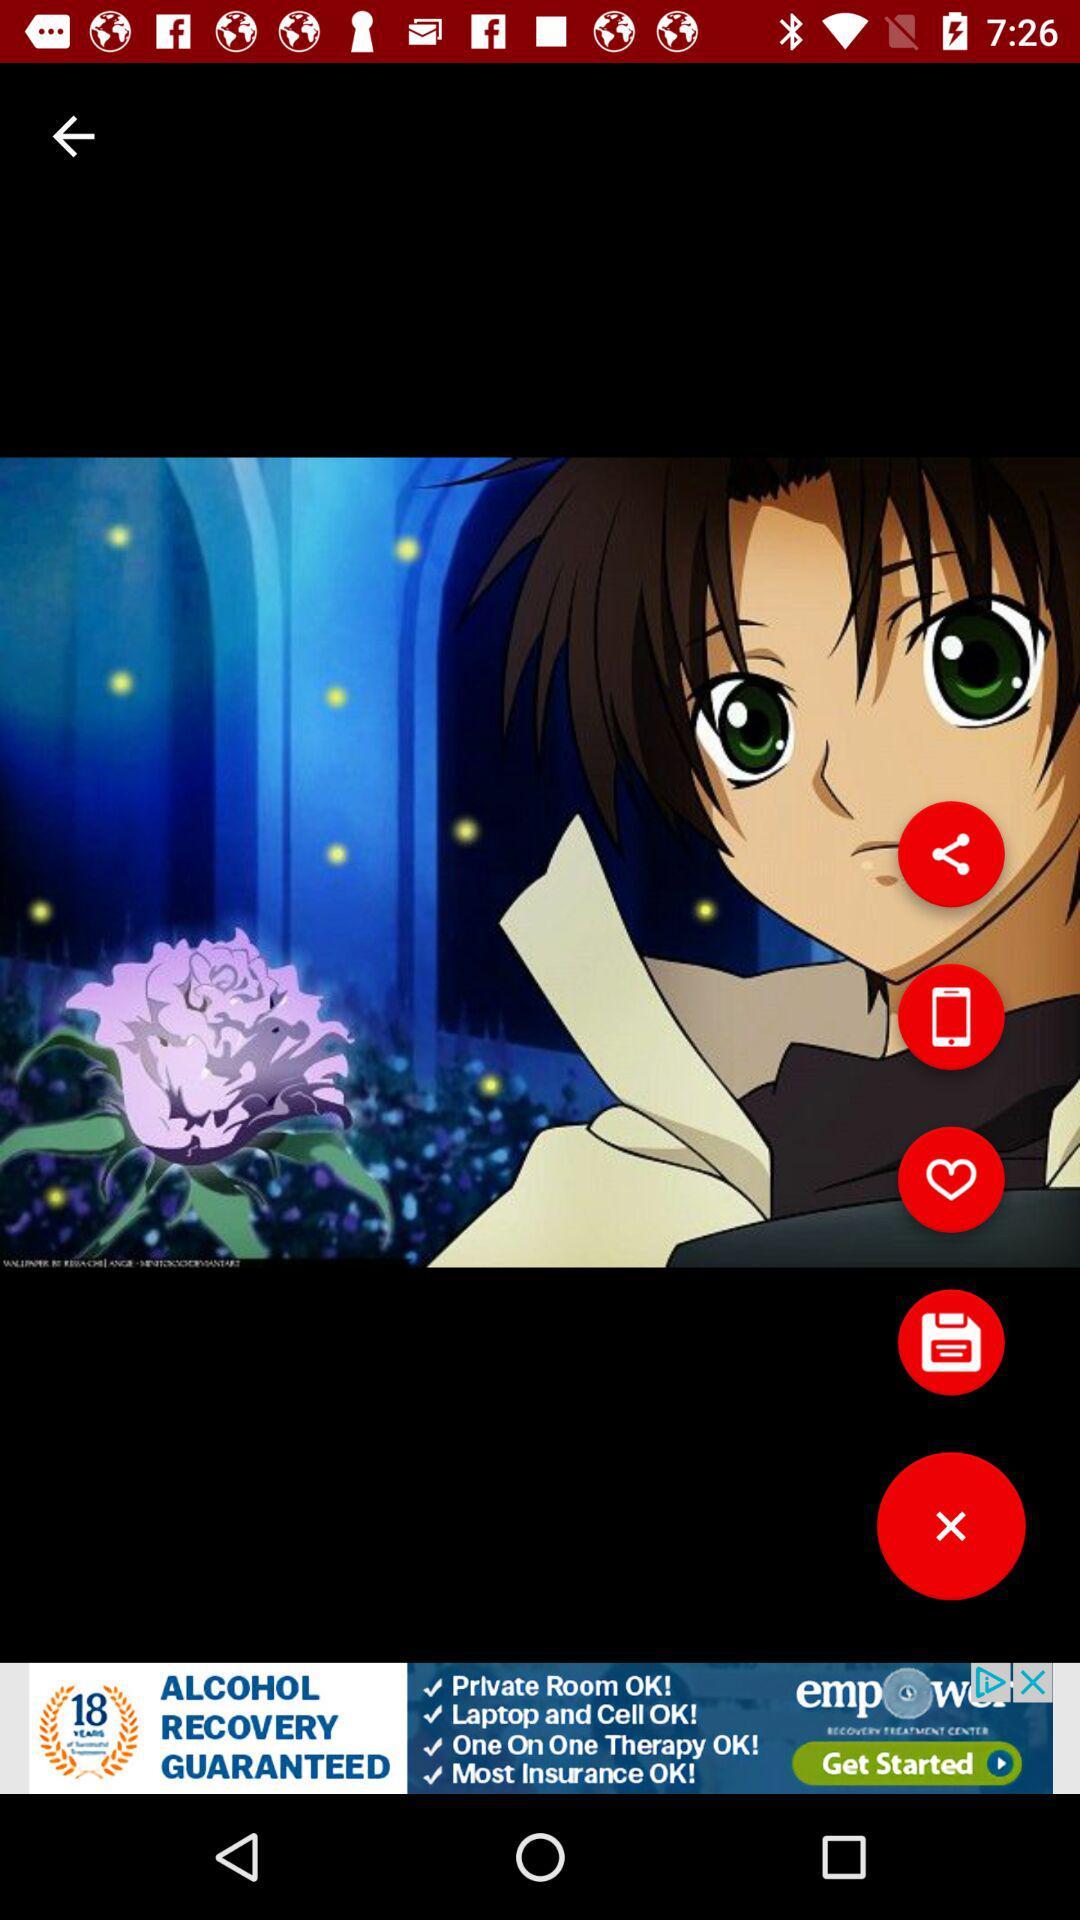 This screenshot has width=1080, height=1920. Describe the element at coordinates (950, 1187) in the screenshot. I see `like button` at that location.